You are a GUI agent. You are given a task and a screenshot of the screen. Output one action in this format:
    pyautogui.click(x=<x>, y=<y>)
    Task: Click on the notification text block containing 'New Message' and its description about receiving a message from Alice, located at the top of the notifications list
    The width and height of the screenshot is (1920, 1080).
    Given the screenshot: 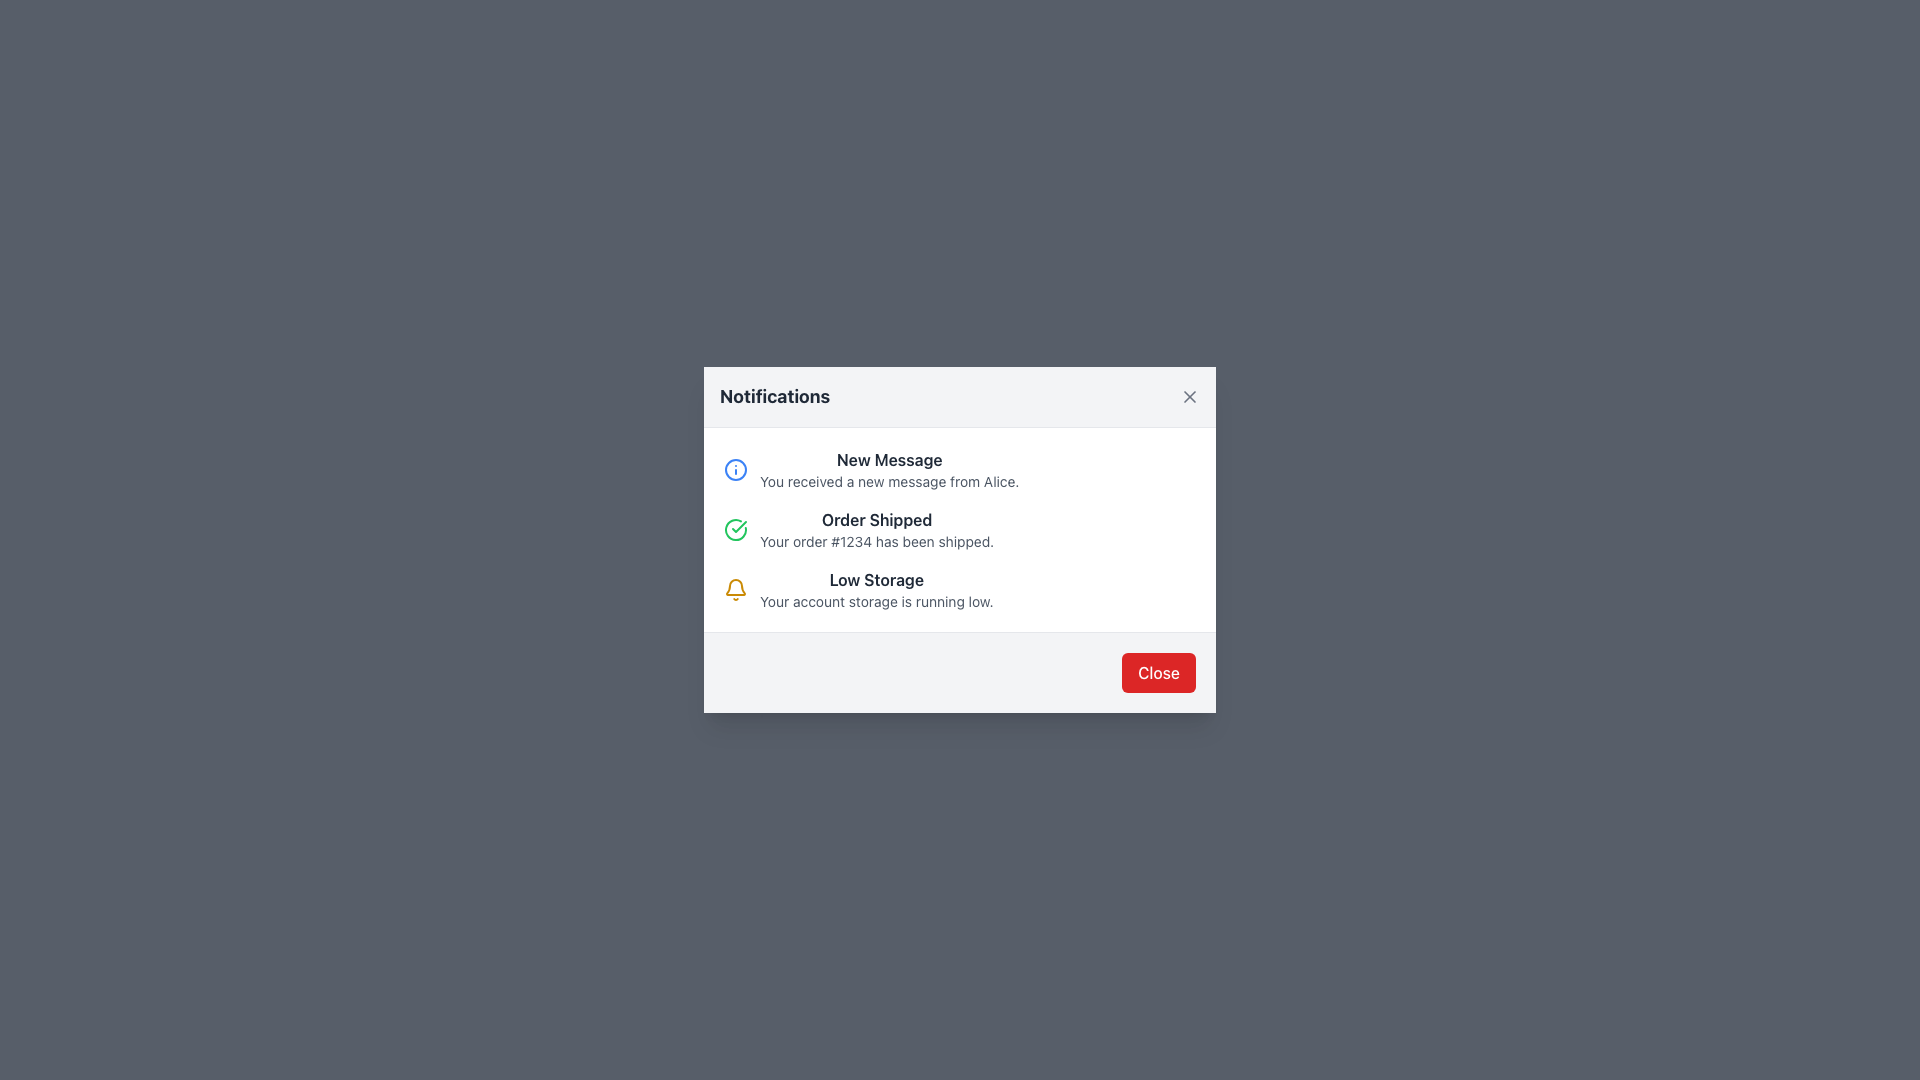 What is the action you would take?
    pyautogui.click(x=888, y=470)
    